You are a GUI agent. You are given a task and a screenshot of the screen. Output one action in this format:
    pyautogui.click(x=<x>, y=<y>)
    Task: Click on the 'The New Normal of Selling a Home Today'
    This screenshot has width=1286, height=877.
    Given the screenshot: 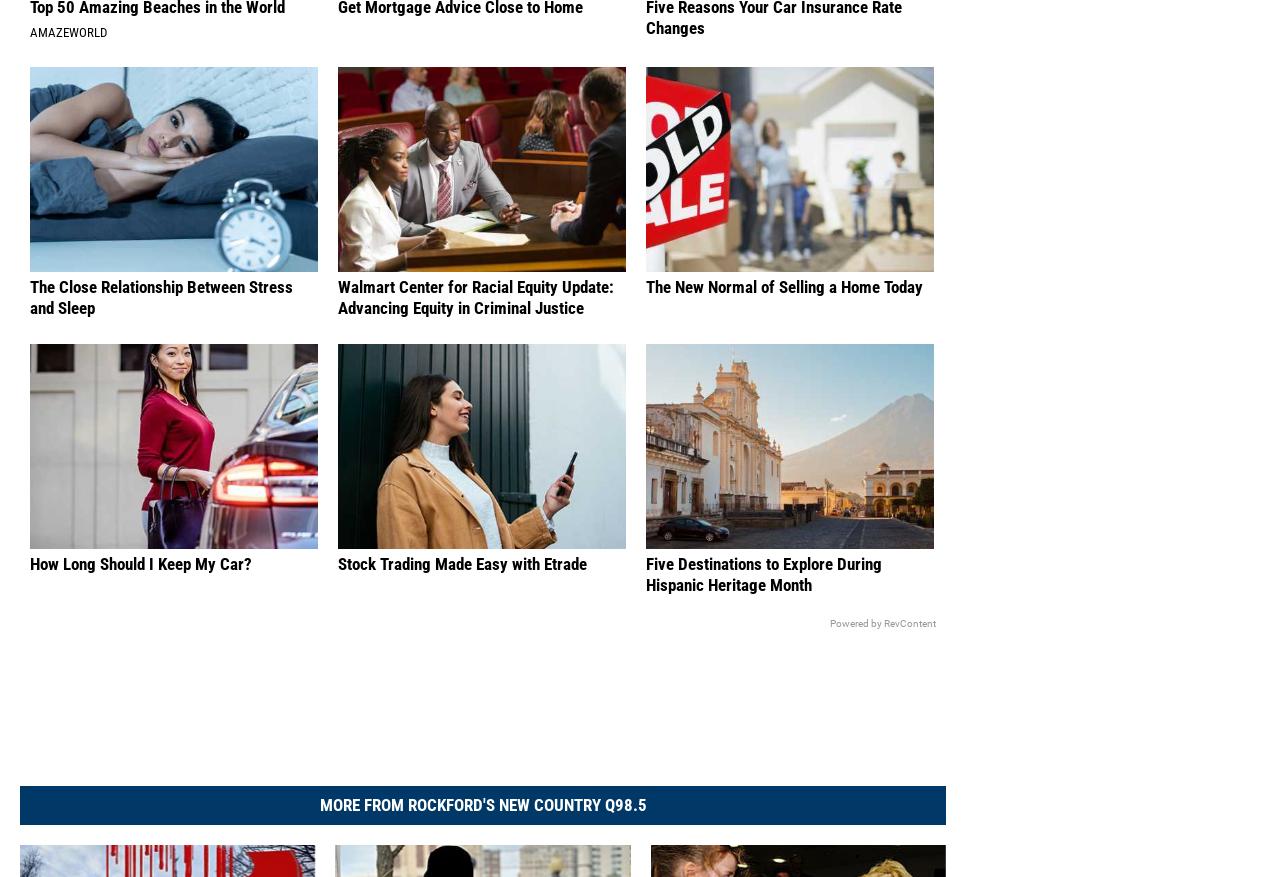 What is the action you would take?
    pyautogui.click(x=645, y=307)
    